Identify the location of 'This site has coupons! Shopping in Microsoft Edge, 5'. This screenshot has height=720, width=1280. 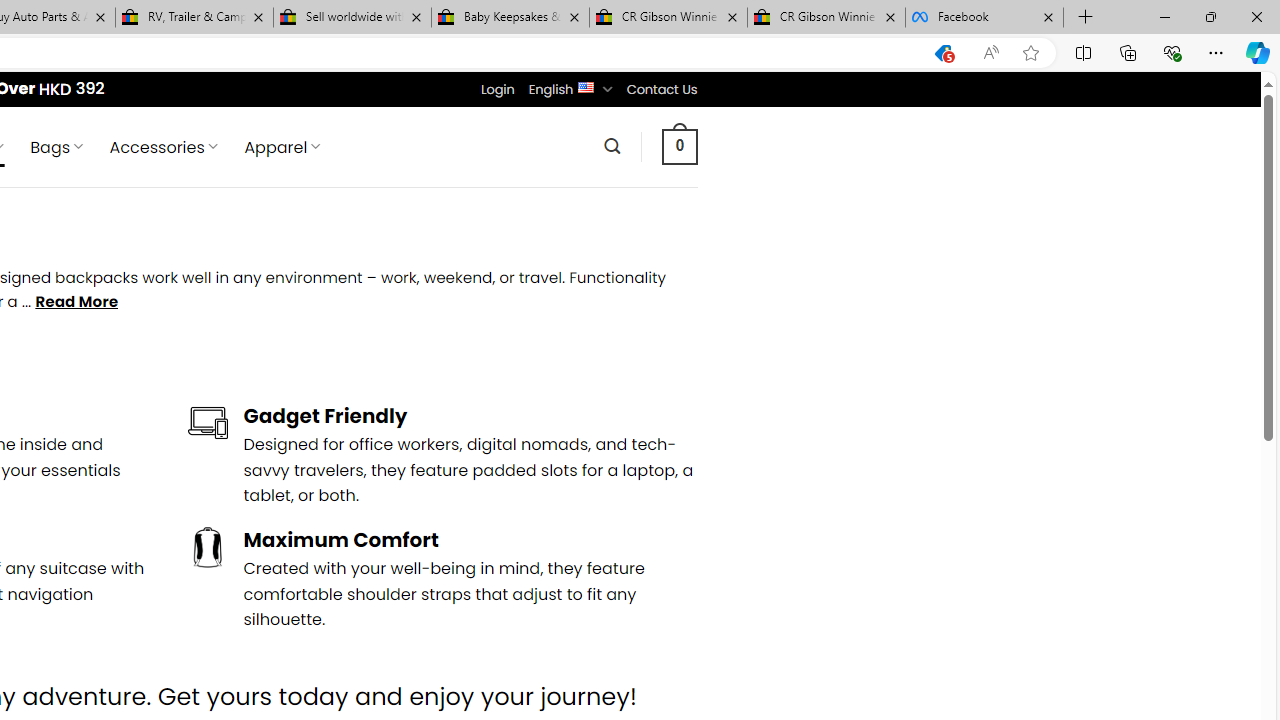
(942, 52).